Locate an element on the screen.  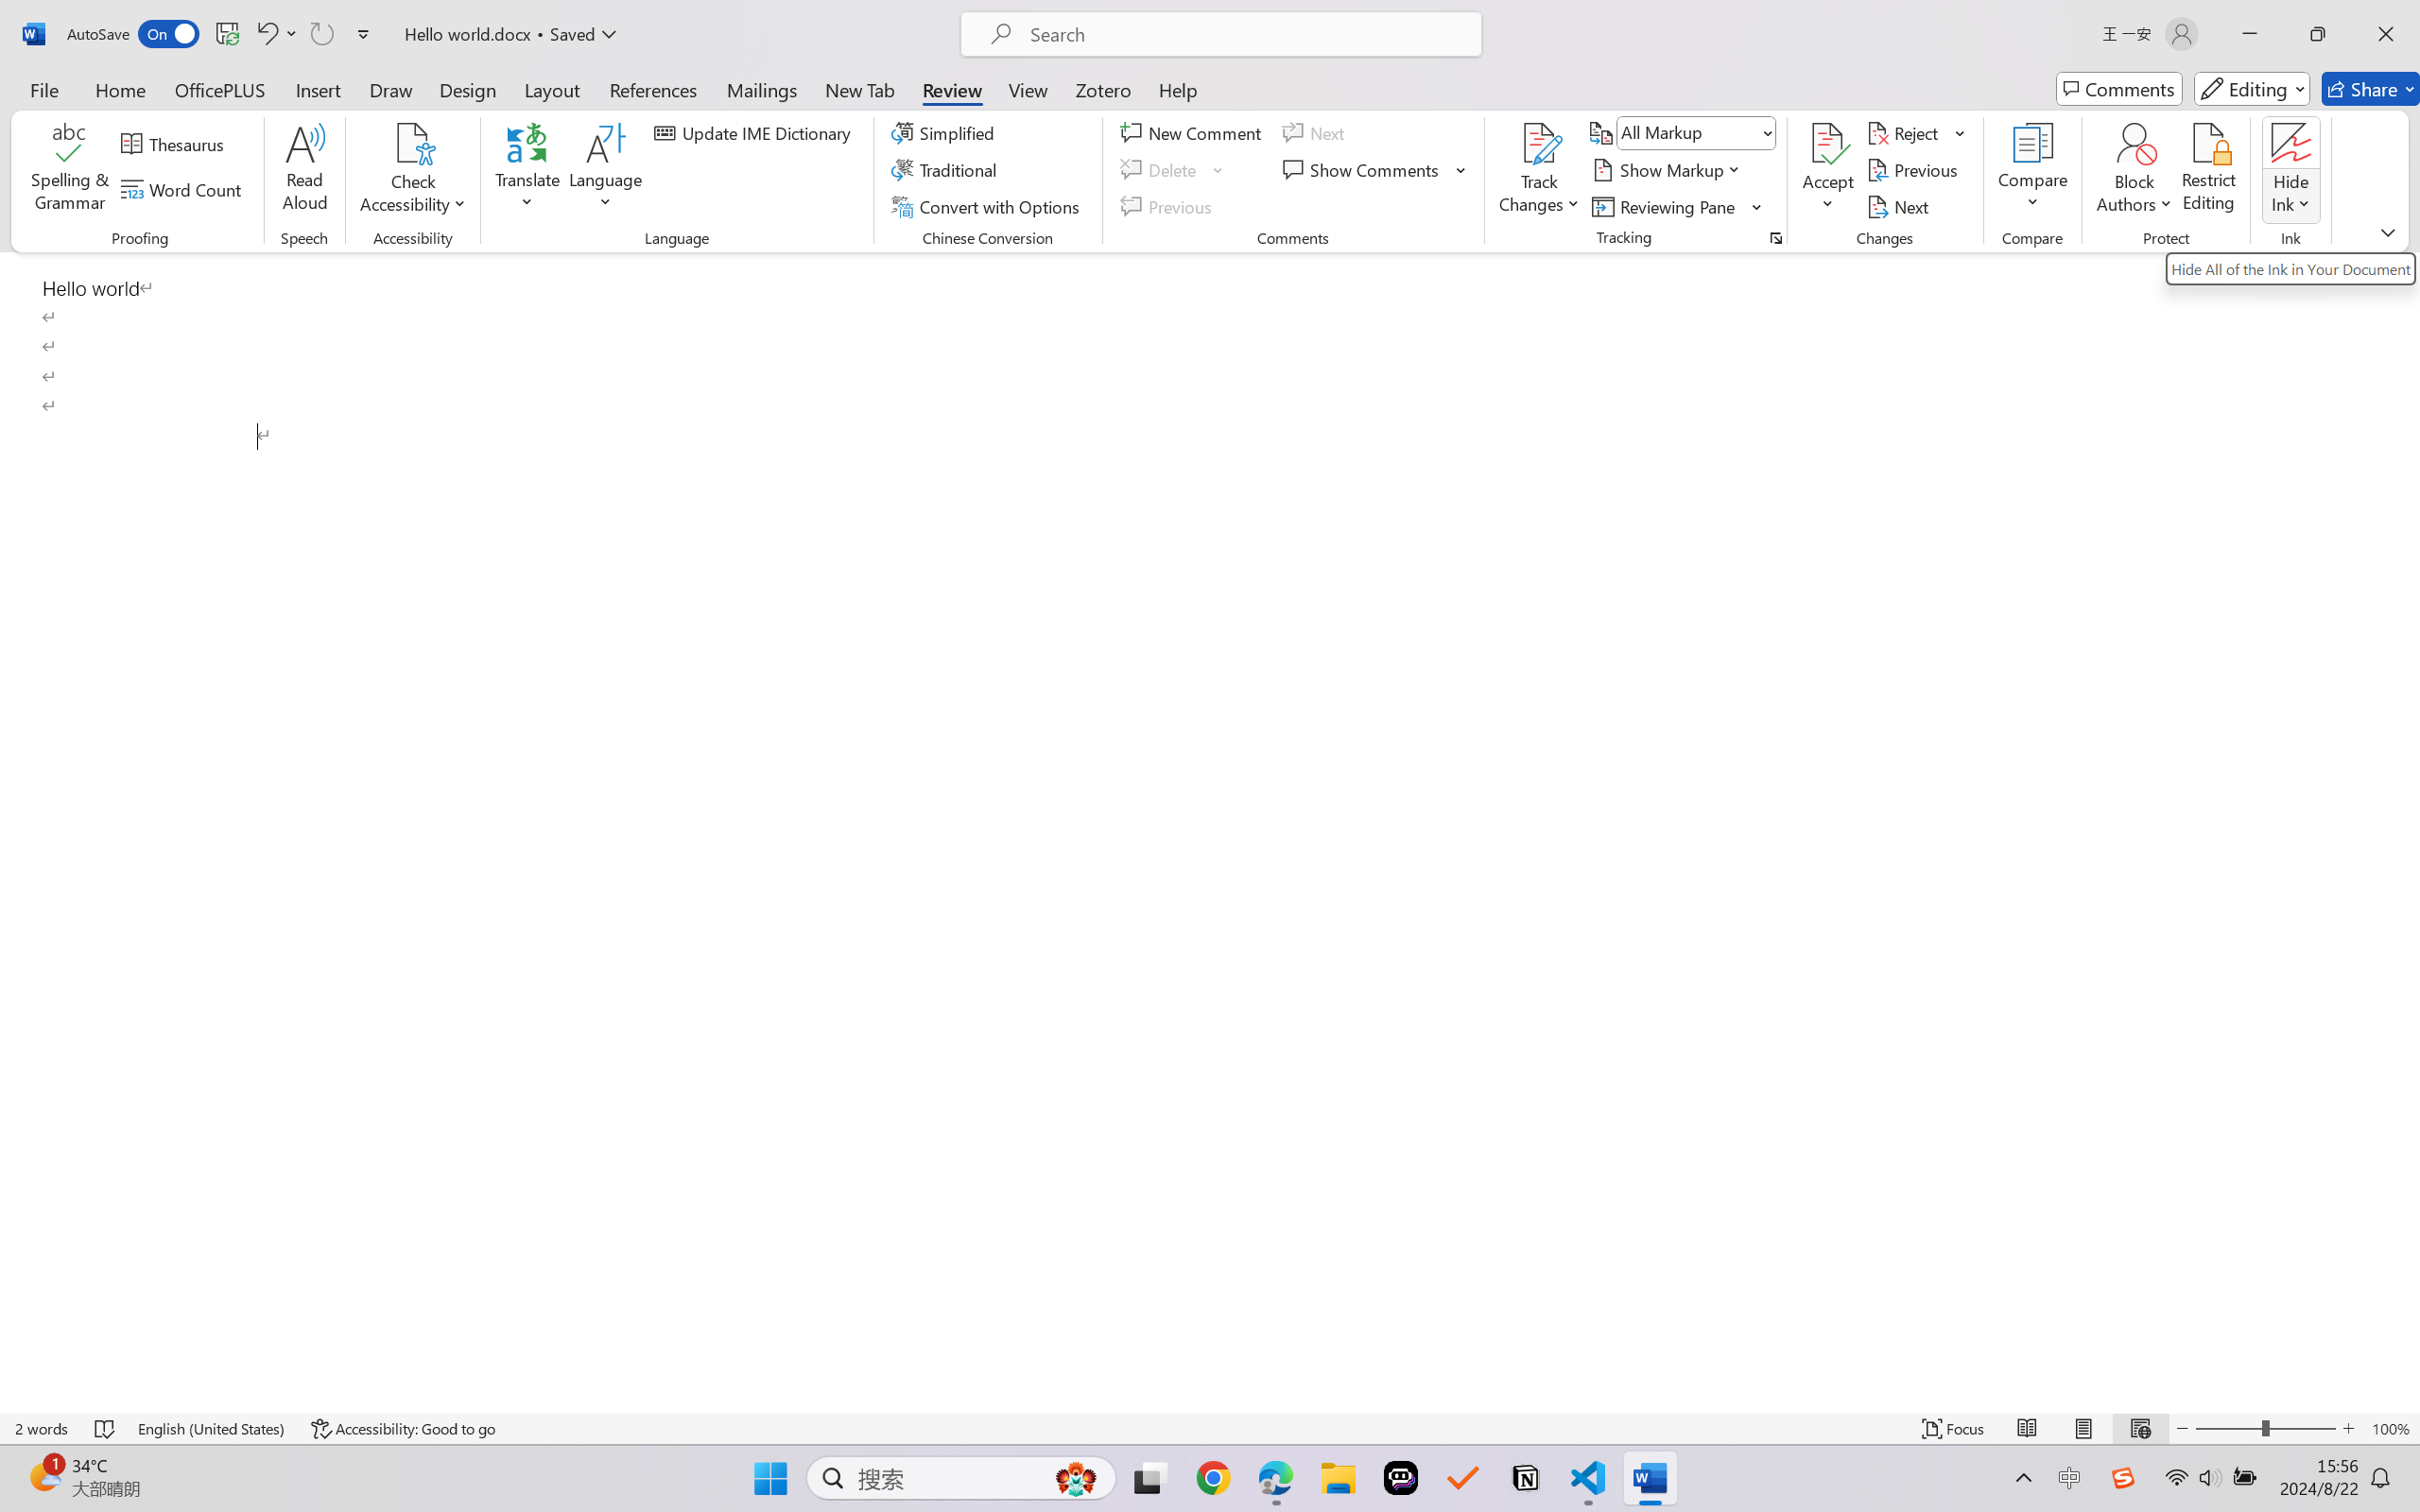
'OfficePLUS' is located at coordinates (218, 88).